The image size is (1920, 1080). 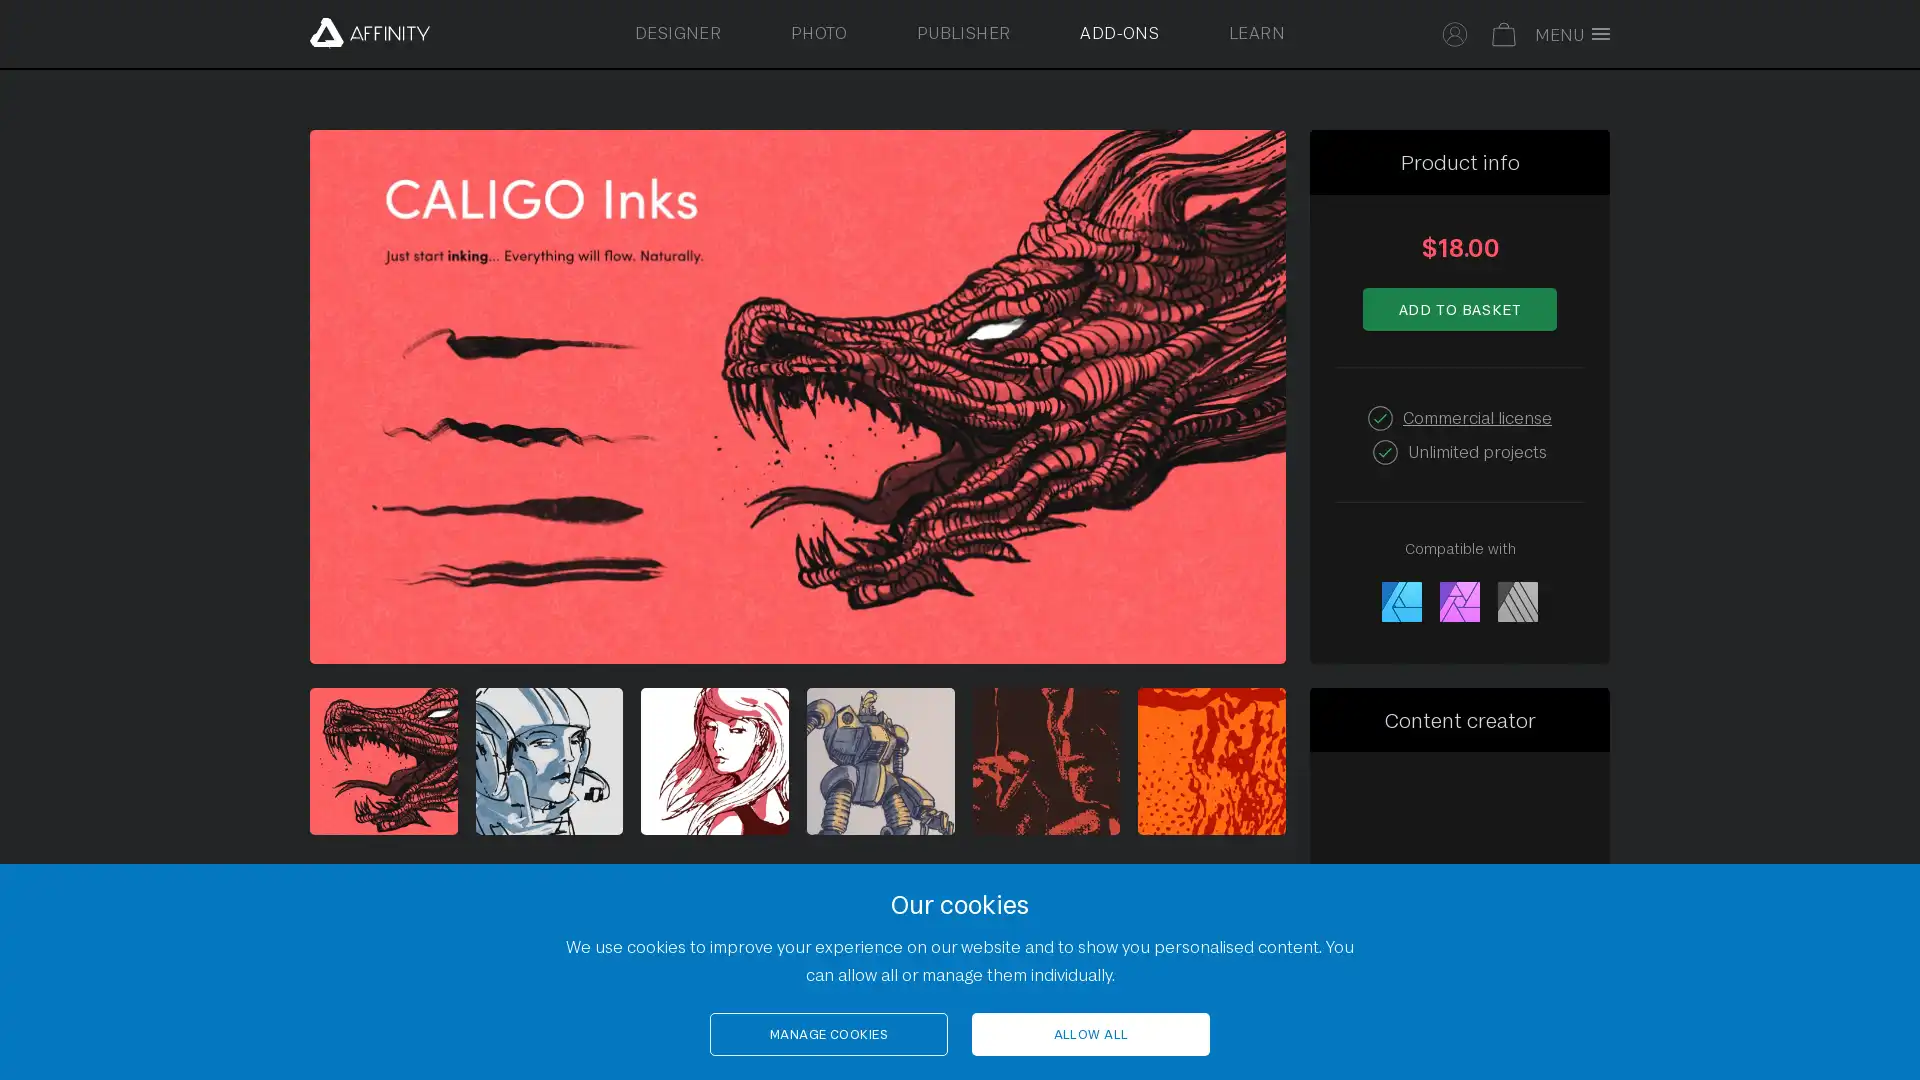 I want to click on Gallery of DAUB Caligo sample images. Select to view image 1., so click(x=383, y=760).